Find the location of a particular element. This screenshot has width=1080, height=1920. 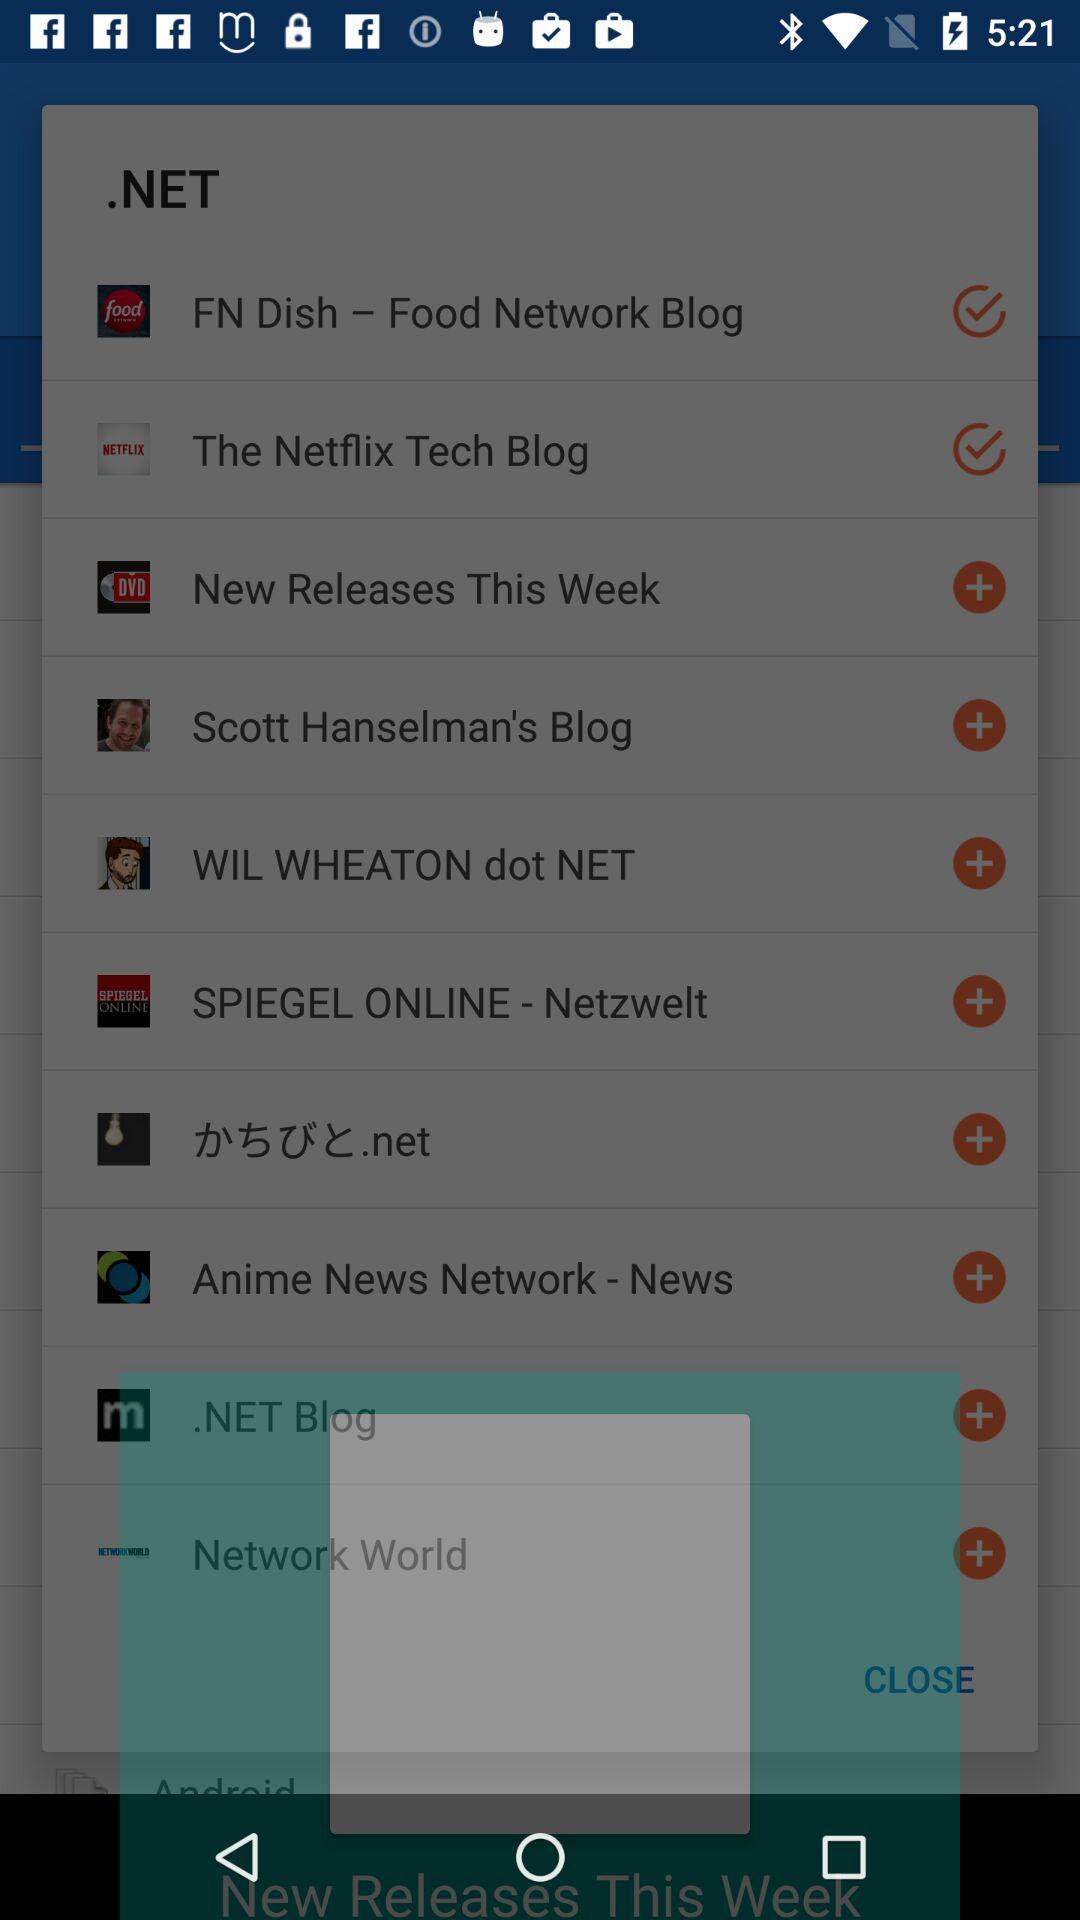

to list is located at coordinates (978, 1551).